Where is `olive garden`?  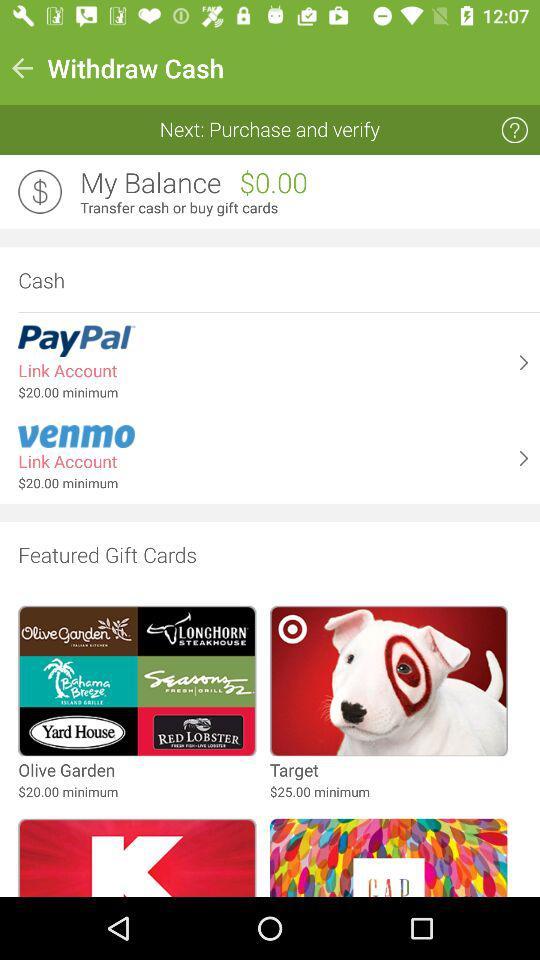 olive garden is located at coordinates (66, 769).